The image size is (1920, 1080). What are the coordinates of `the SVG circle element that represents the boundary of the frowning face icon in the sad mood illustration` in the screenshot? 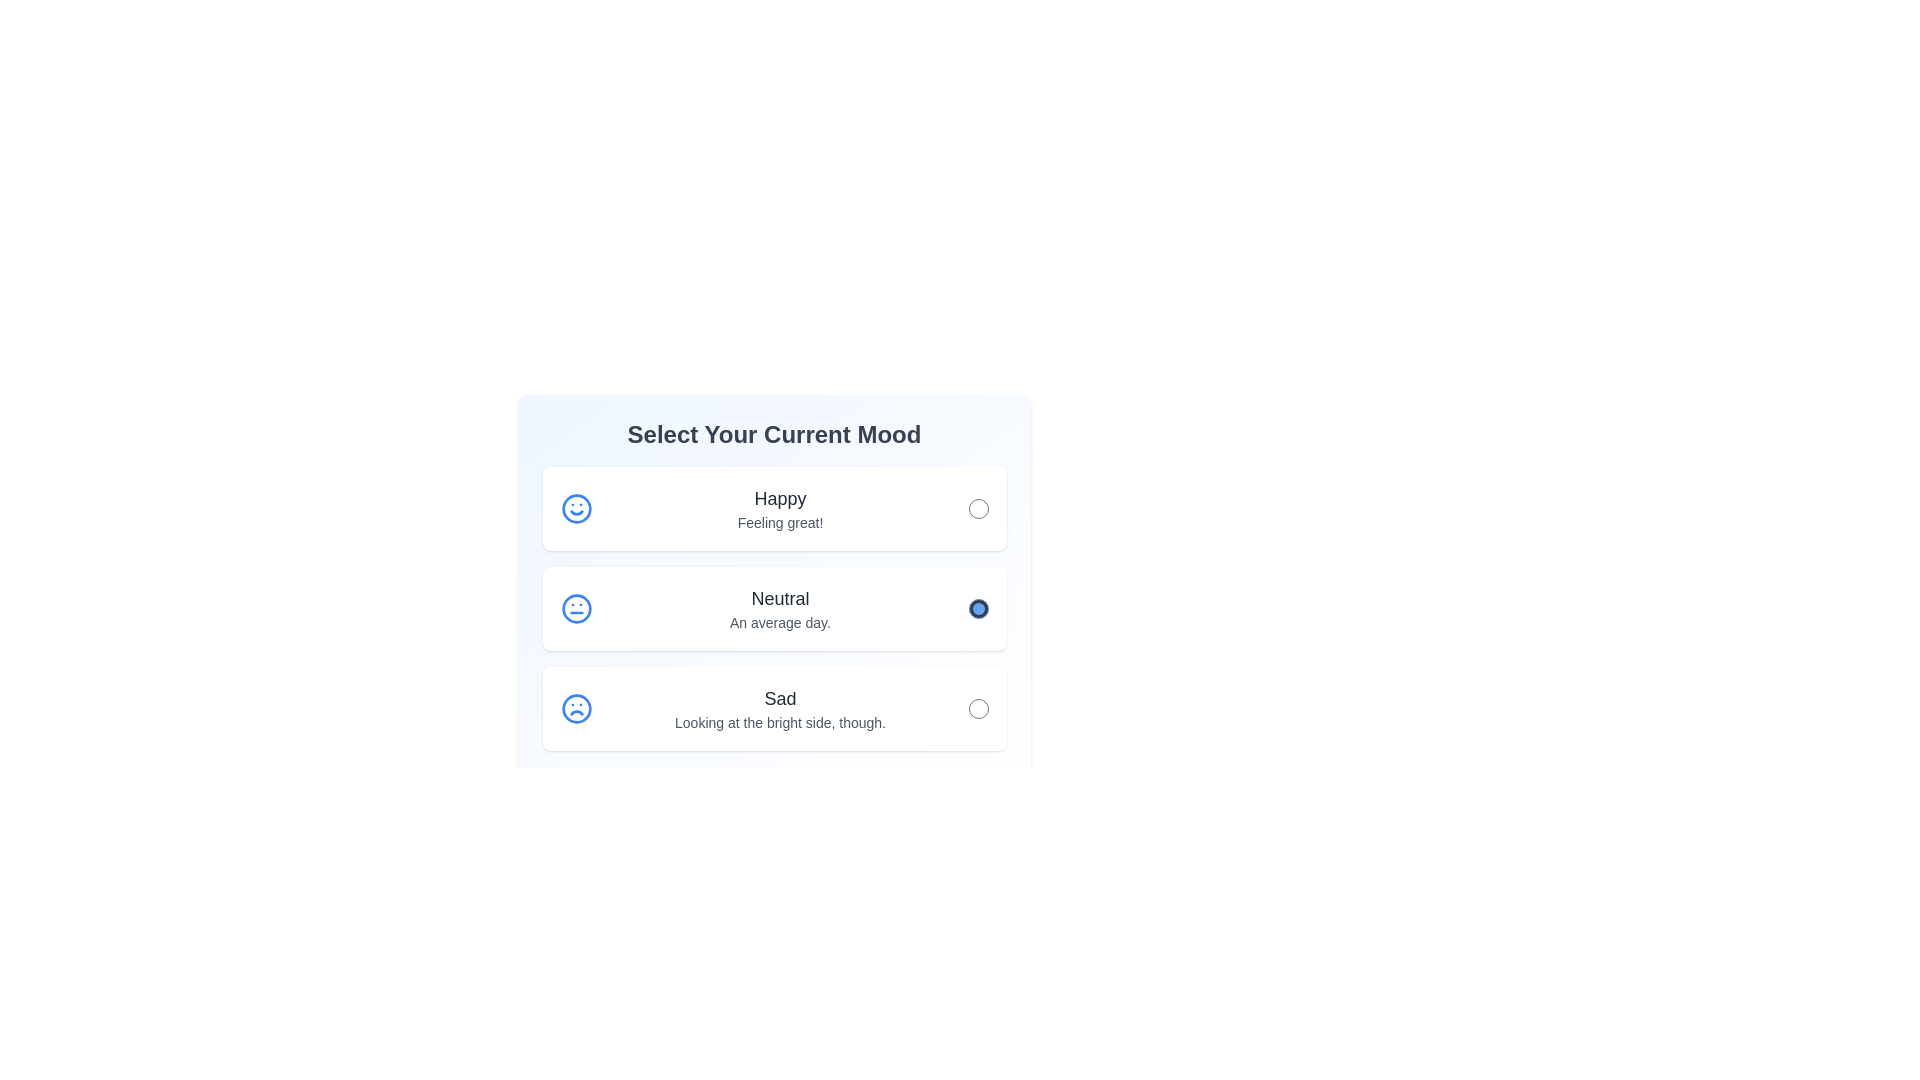 It's located at (575, 708).